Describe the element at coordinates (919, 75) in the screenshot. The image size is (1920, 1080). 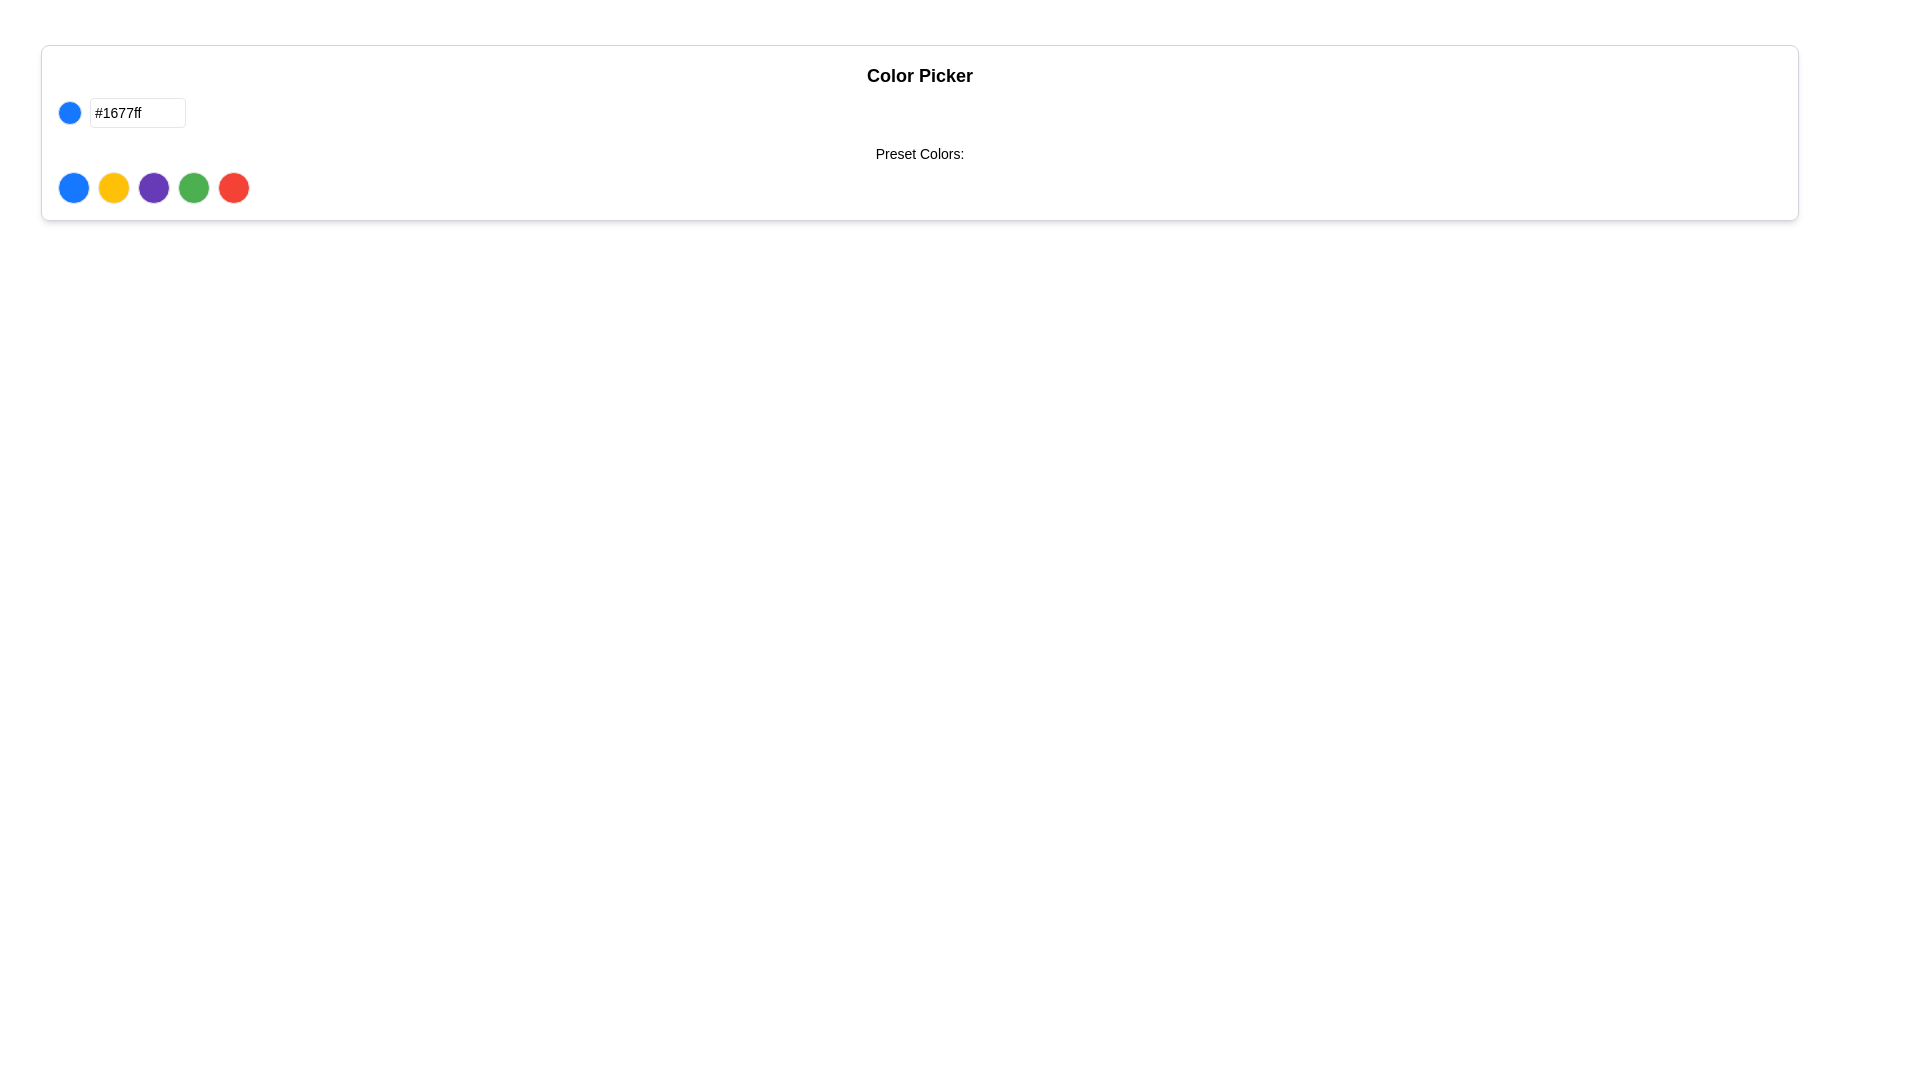
I see `the header text element related to color selection functionalities` at that location.